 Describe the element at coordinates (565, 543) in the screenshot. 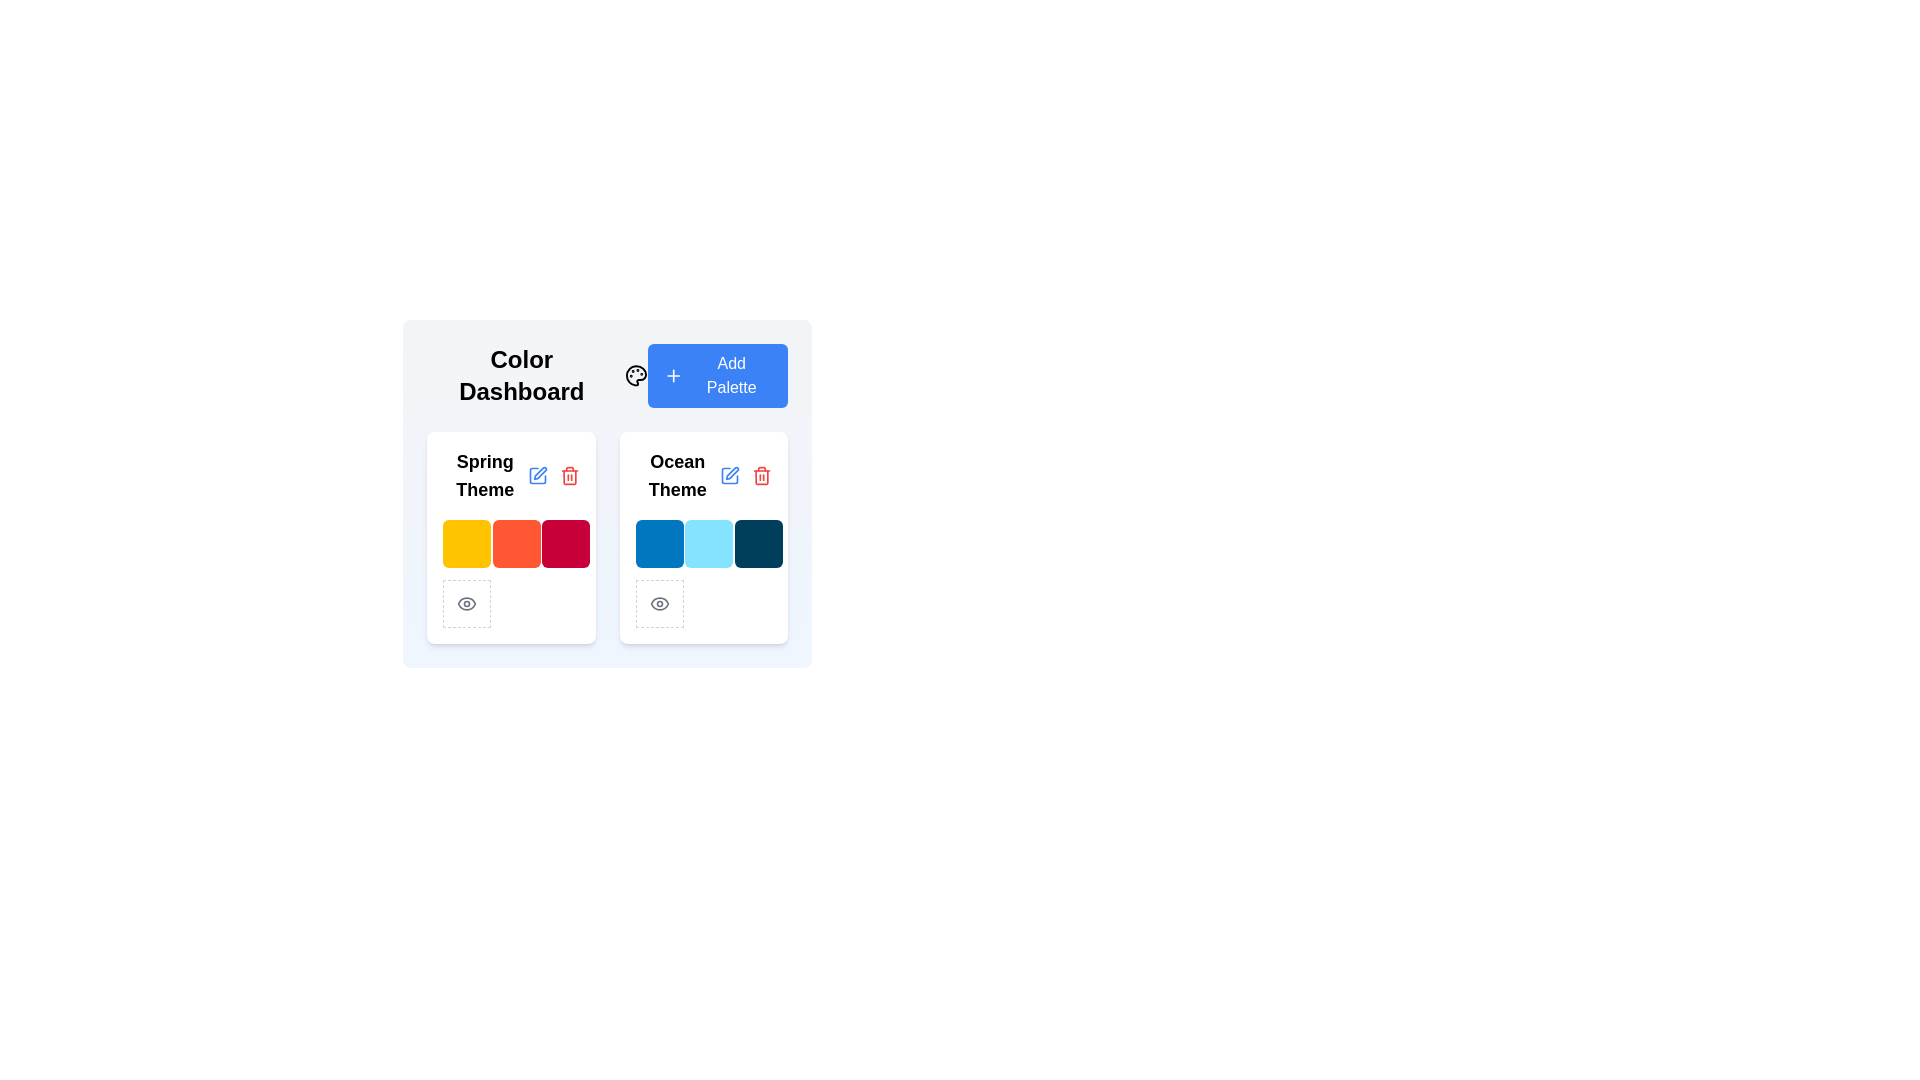

I see `the color swatch with a solid red background (#C70039) located in the 'Spring Theme' card, which is the third element in a row of three square components` at that location.